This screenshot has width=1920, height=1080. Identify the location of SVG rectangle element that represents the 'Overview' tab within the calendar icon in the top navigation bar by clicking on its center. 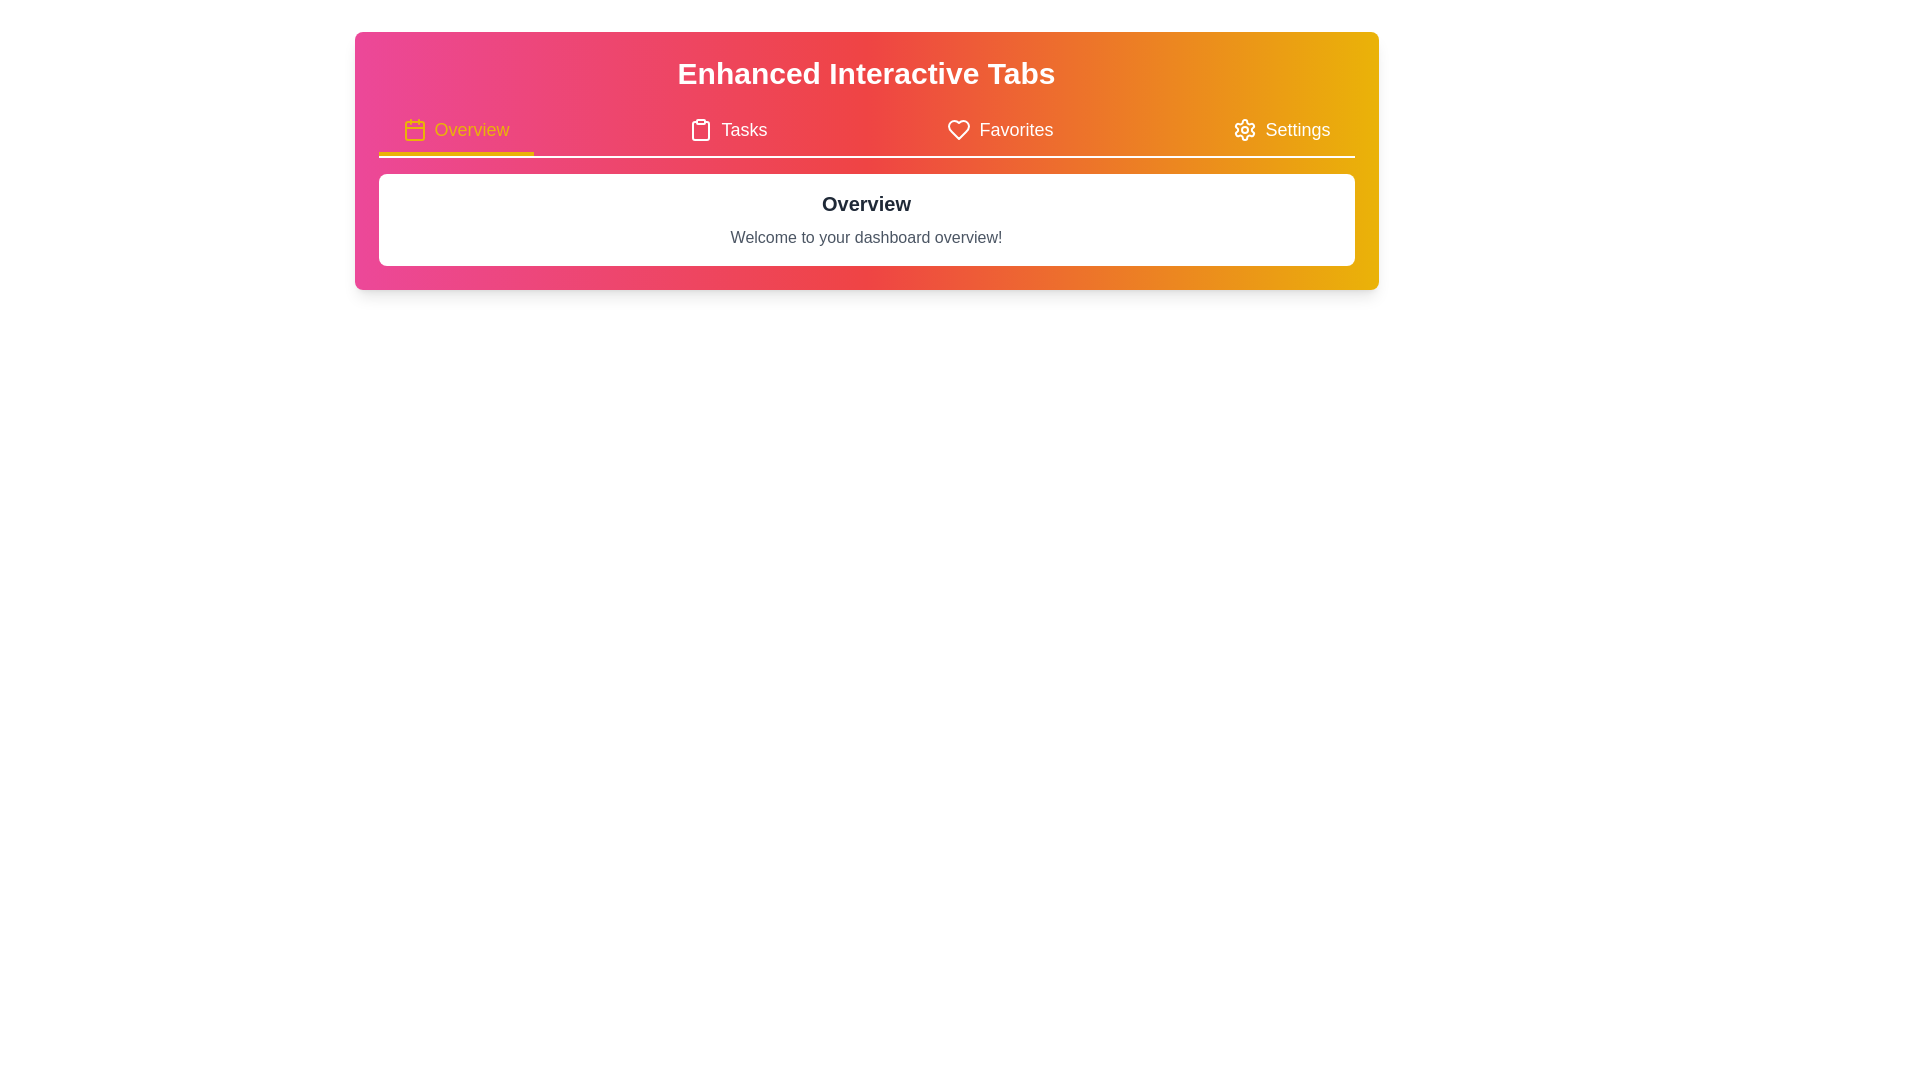
(413, 131).